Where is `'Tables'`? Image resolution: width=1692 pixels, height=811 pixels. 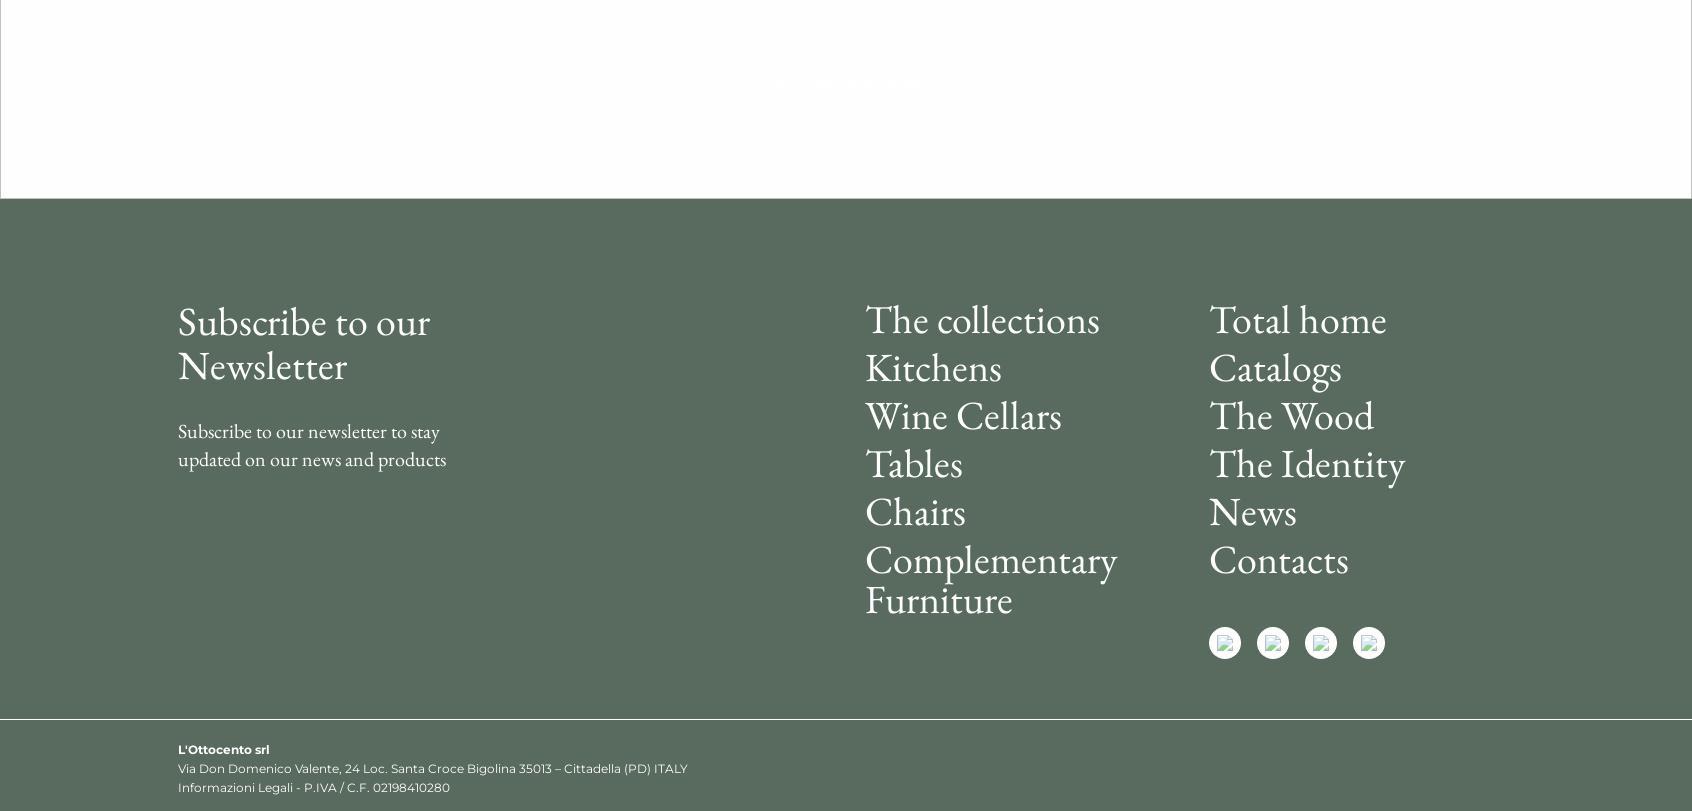
'Tables' is located at coordinates (913, 461).